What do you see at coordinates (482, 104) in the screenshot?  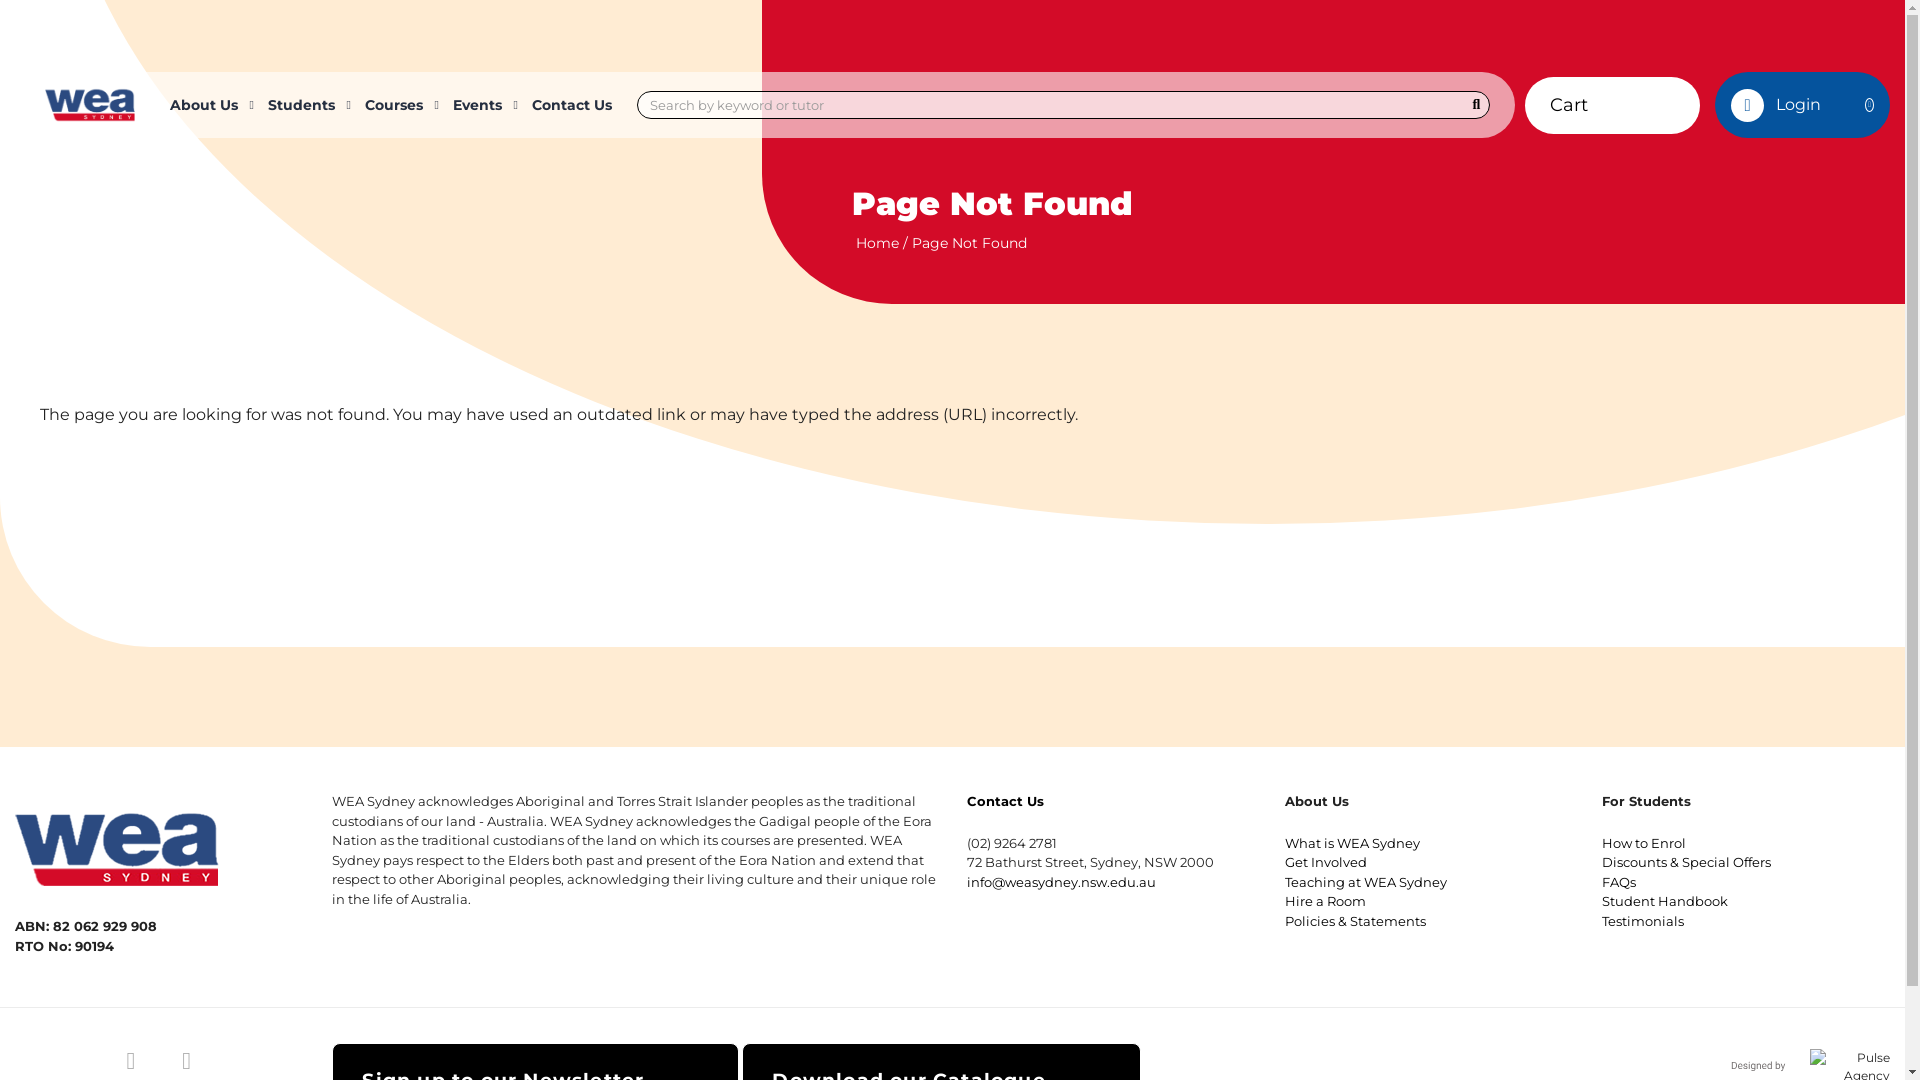 I see `'Events'` at bounding box center [482, 104].